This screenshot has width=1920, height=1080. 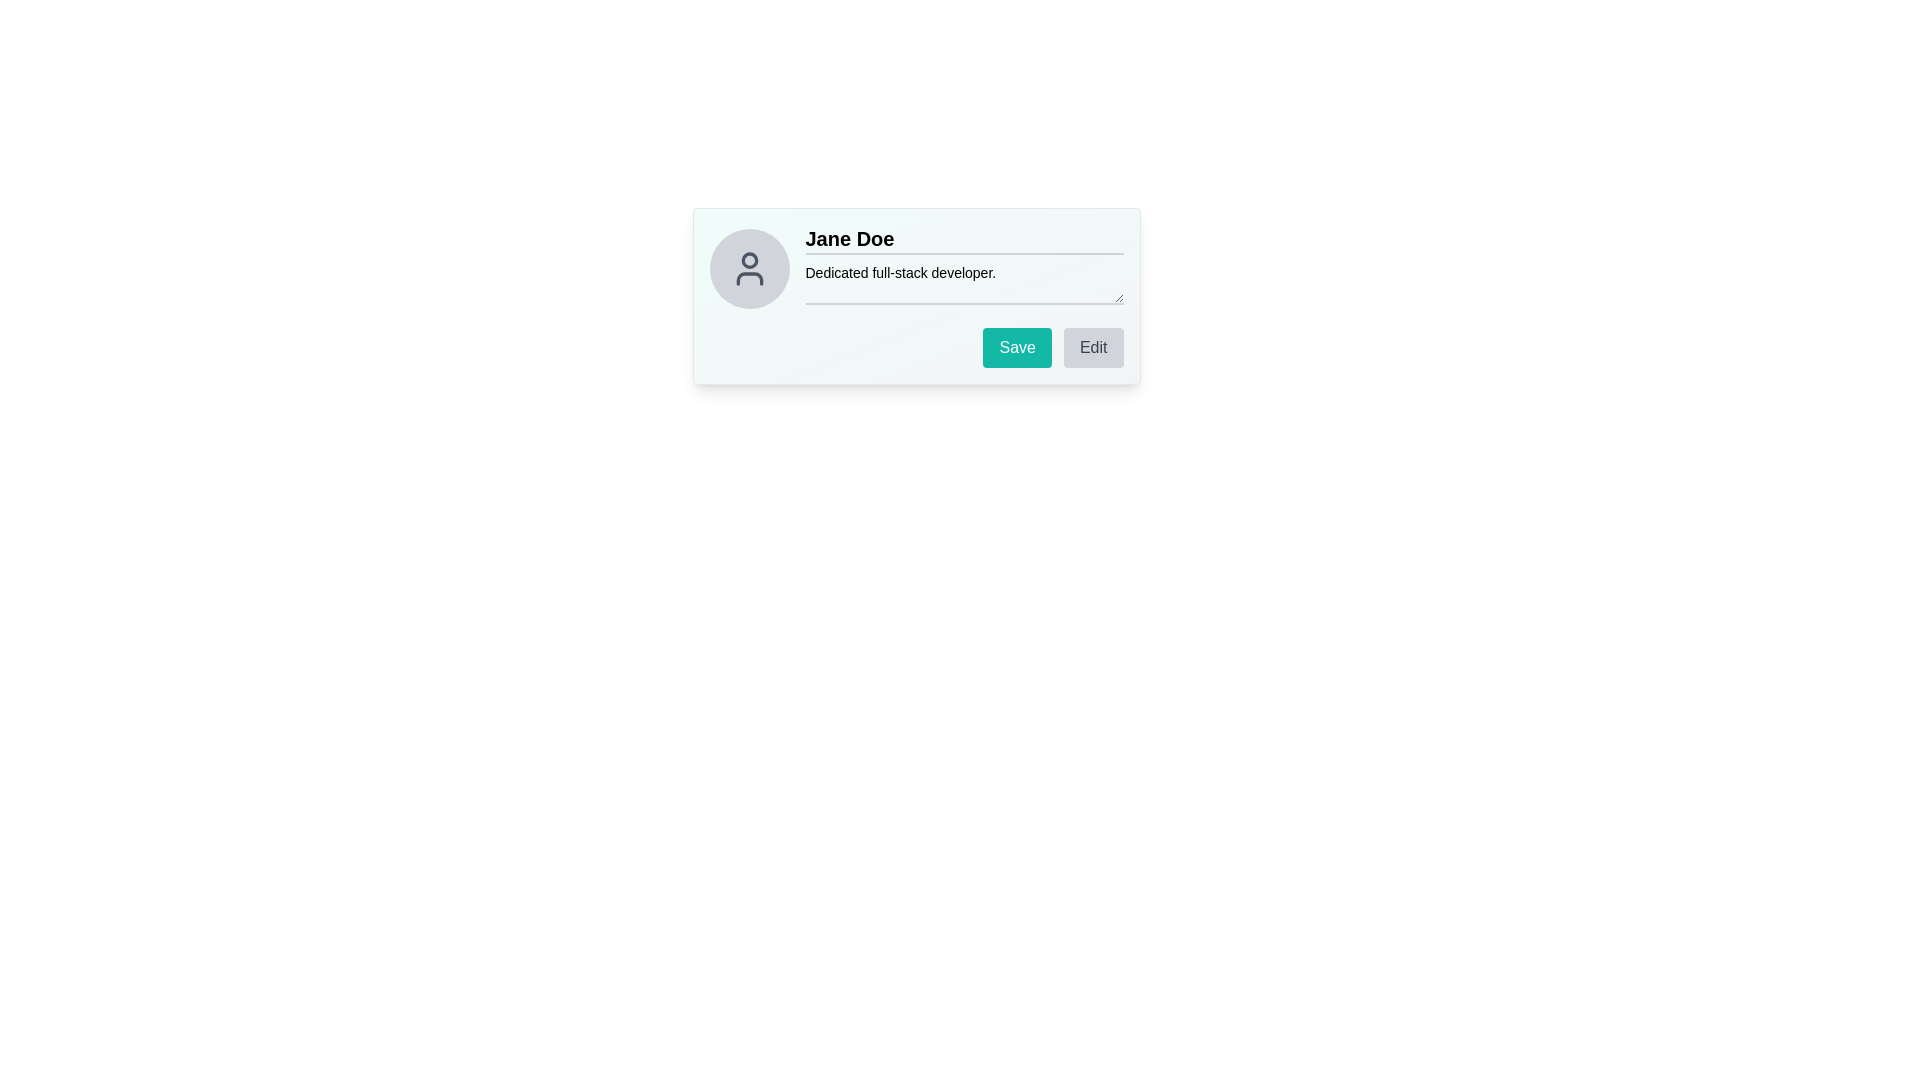 What do you see at coordinates (1017, 346) in the screenshot?
I see `the 'Save' button, which is a rectangular button with rounded corners, teal background, and white text, located at the bottom-right of a user card interface` at bounding box center [1017, 346].